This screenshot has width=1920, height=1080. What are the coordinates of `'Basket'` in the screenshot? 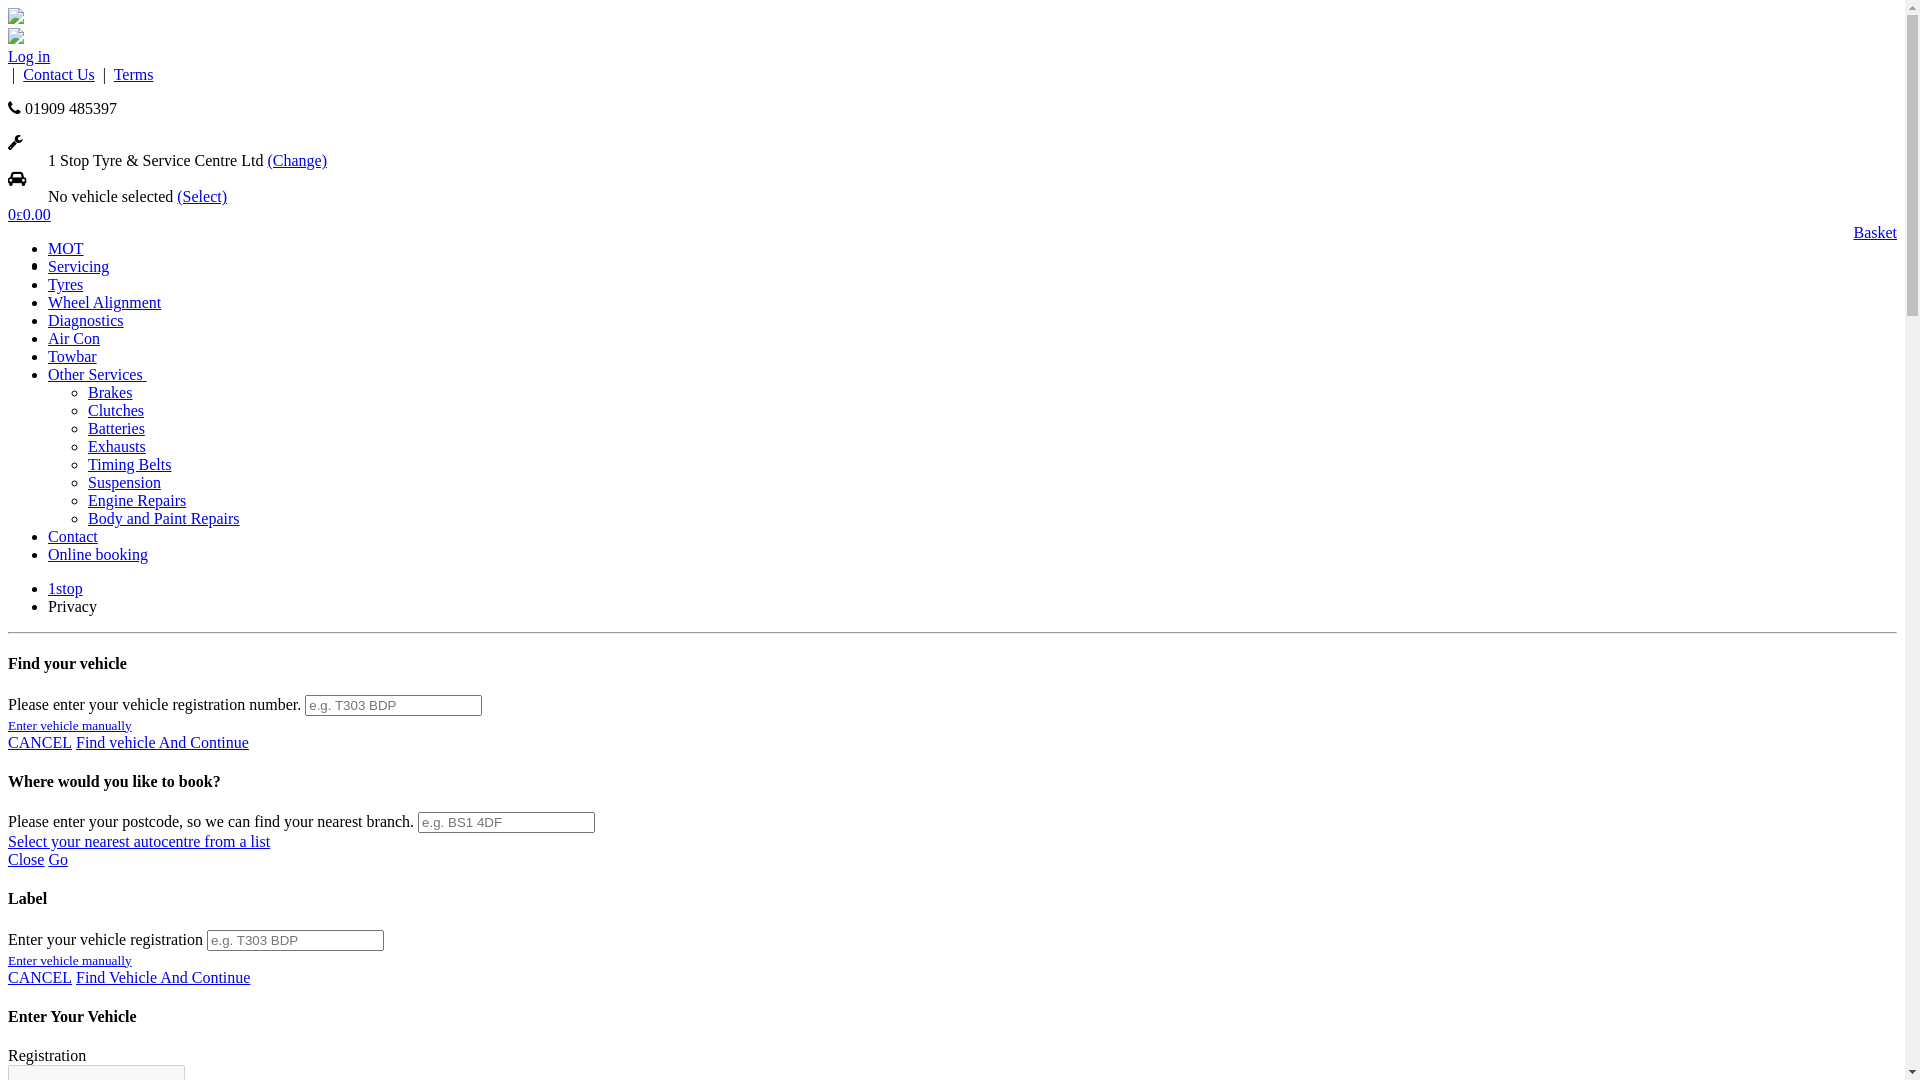 It's located at (1874, 231).